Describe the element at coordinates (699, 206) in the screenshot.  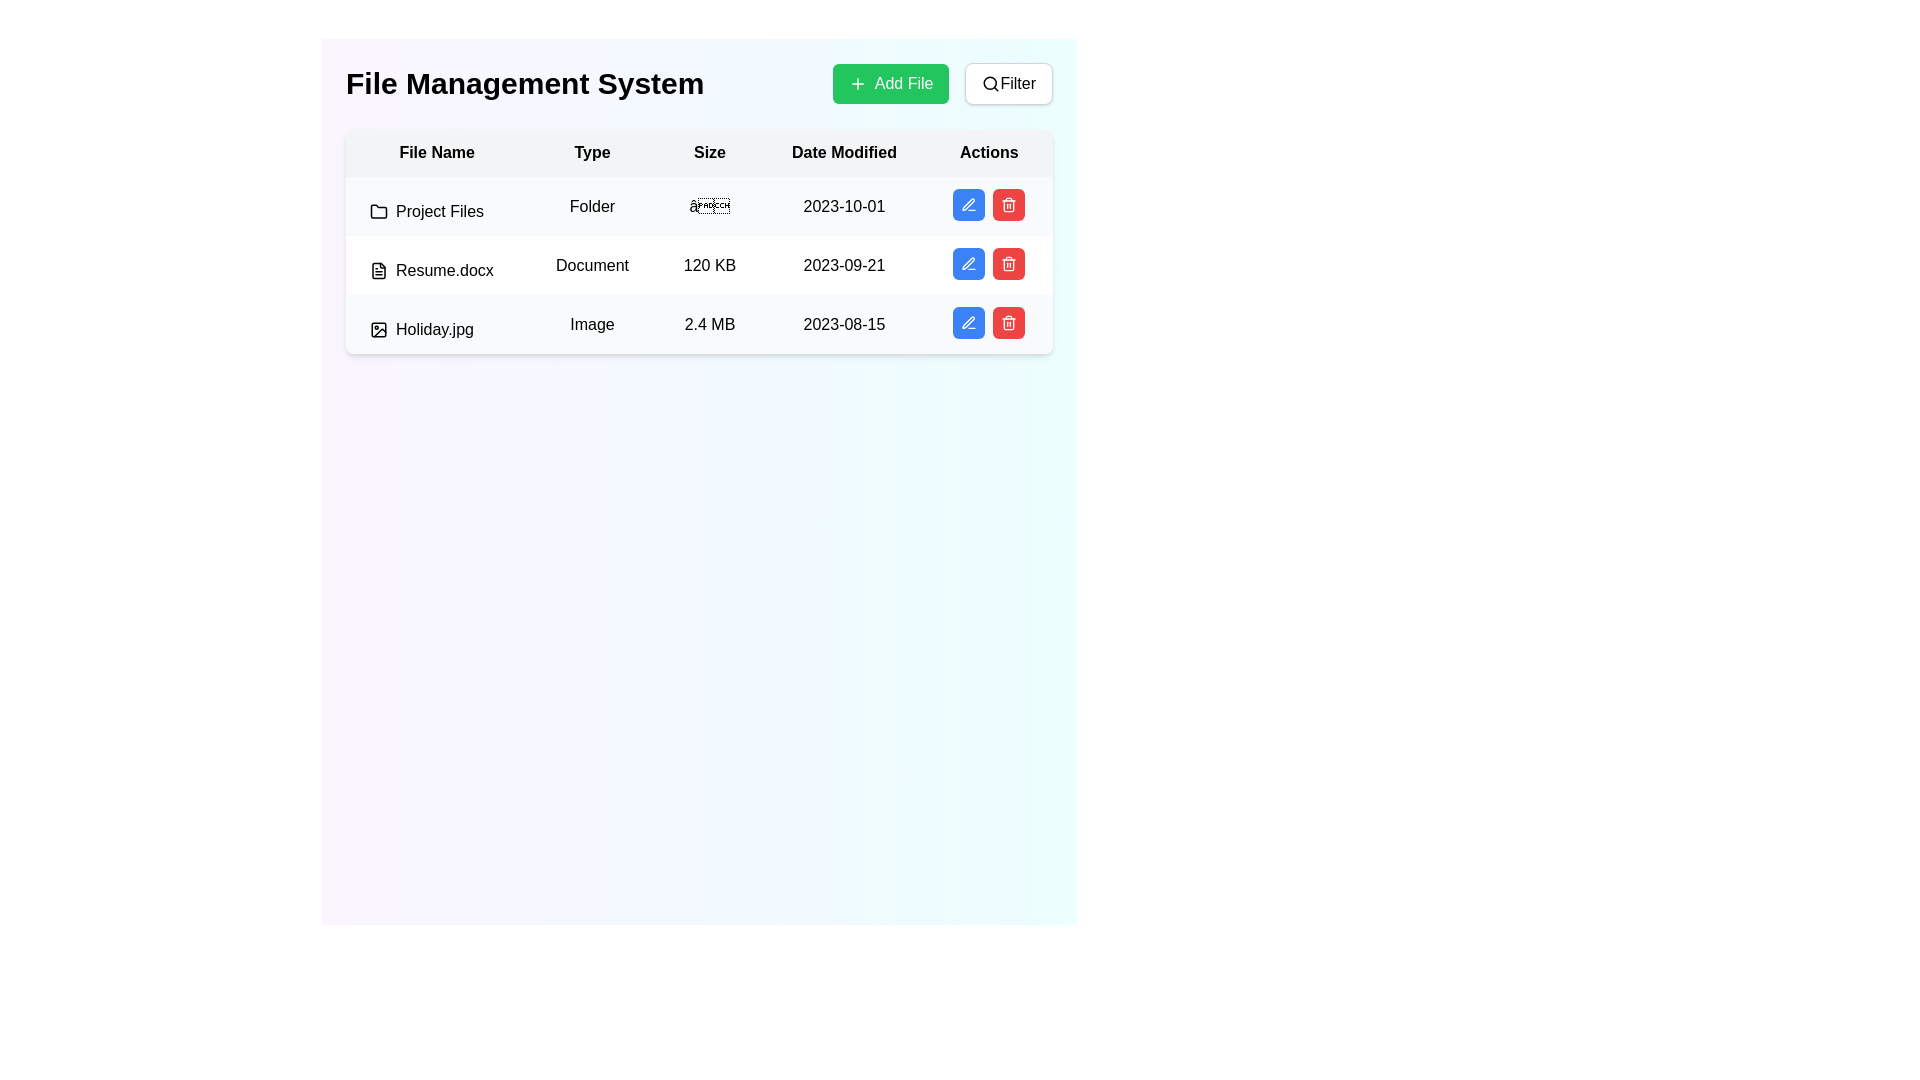
I see `the 'Size' column entry in the first row of the table that contains a dash symbol ('—'), located between the 'Folder' entry and the date '2023-10-01'` at that location.